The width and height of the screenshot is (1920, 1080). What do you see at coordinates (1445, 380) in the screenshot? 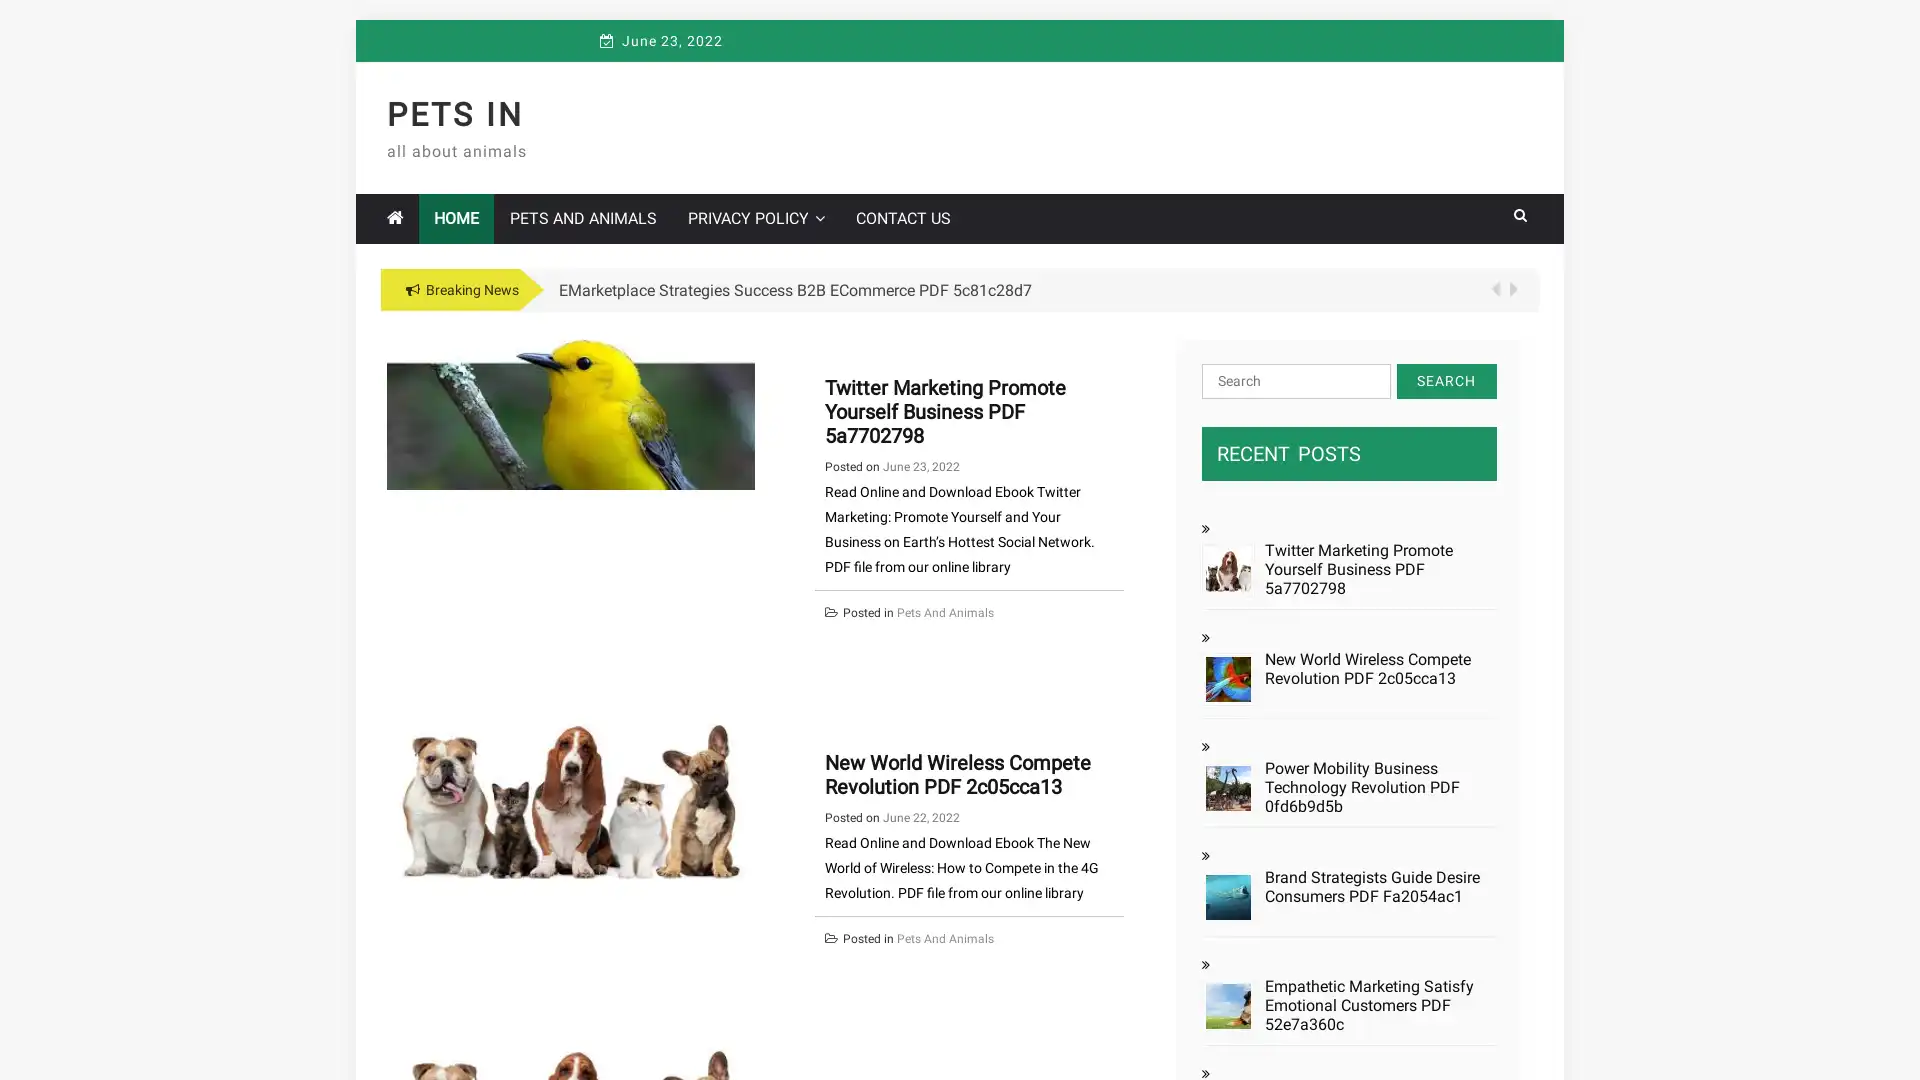
I see `Search` at bounding box center [1445, 380].